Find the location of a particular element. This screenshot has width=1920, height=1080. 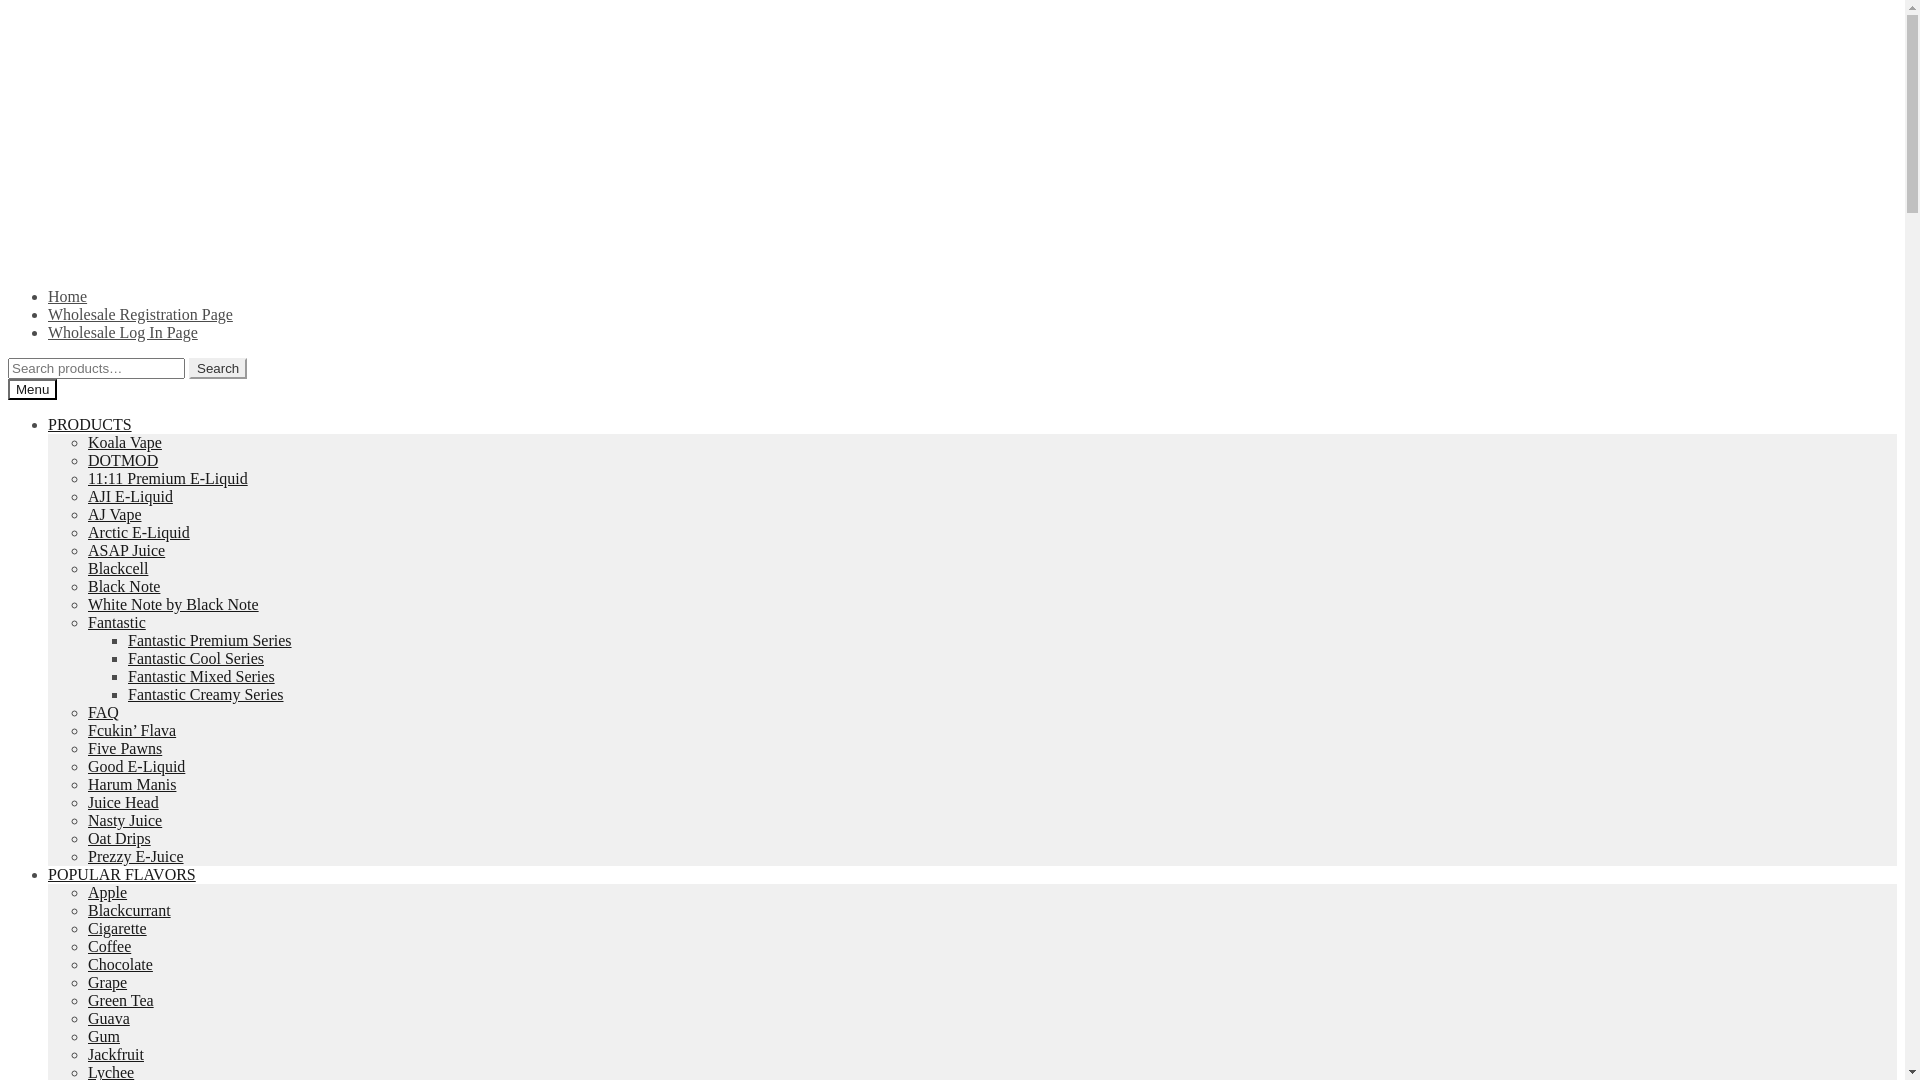

'AJ Vape' is located at coordinates (86, 513).